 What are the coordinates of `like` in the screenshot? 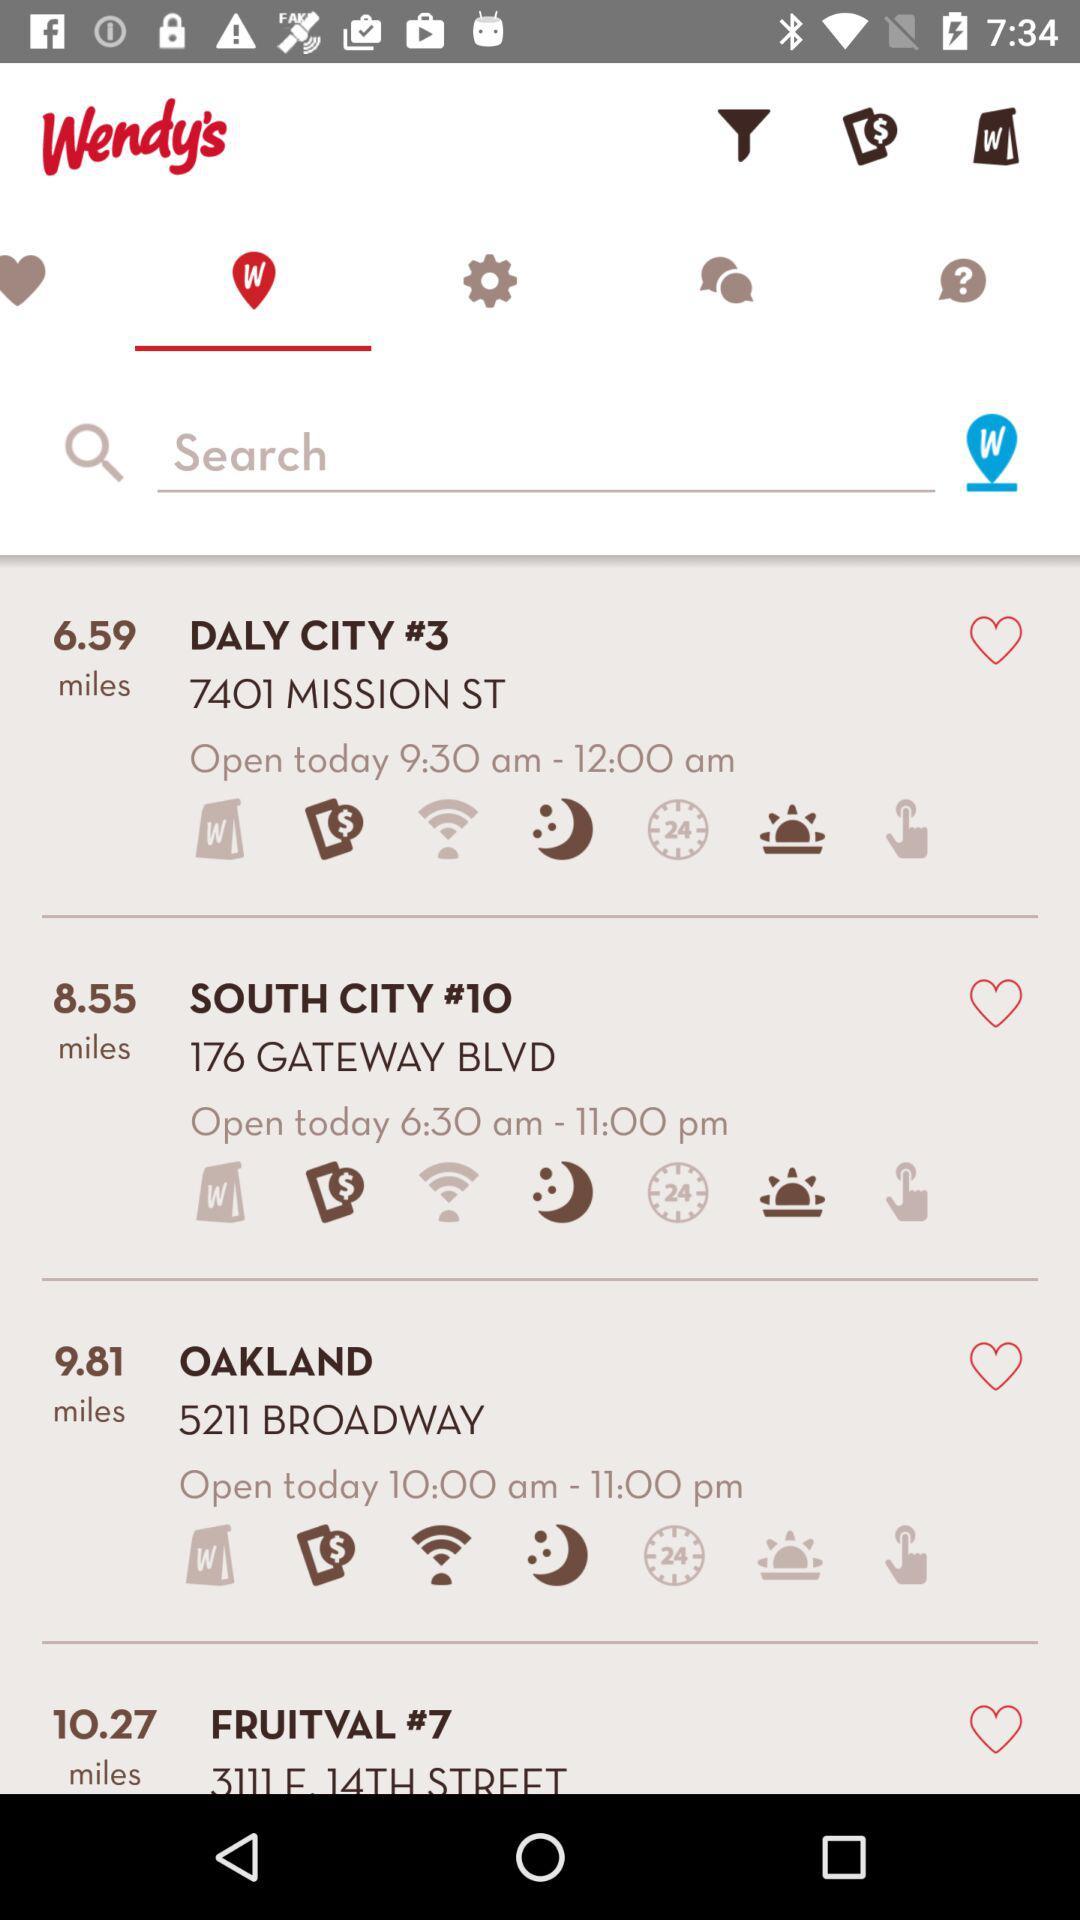 It's located at (995, 1727).